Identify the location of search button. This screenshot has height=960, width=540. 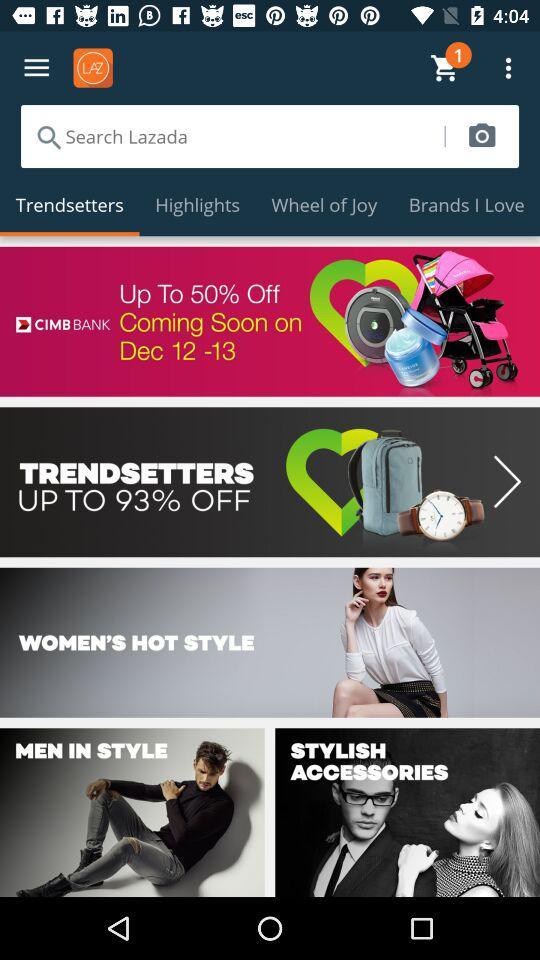
(481, 135).